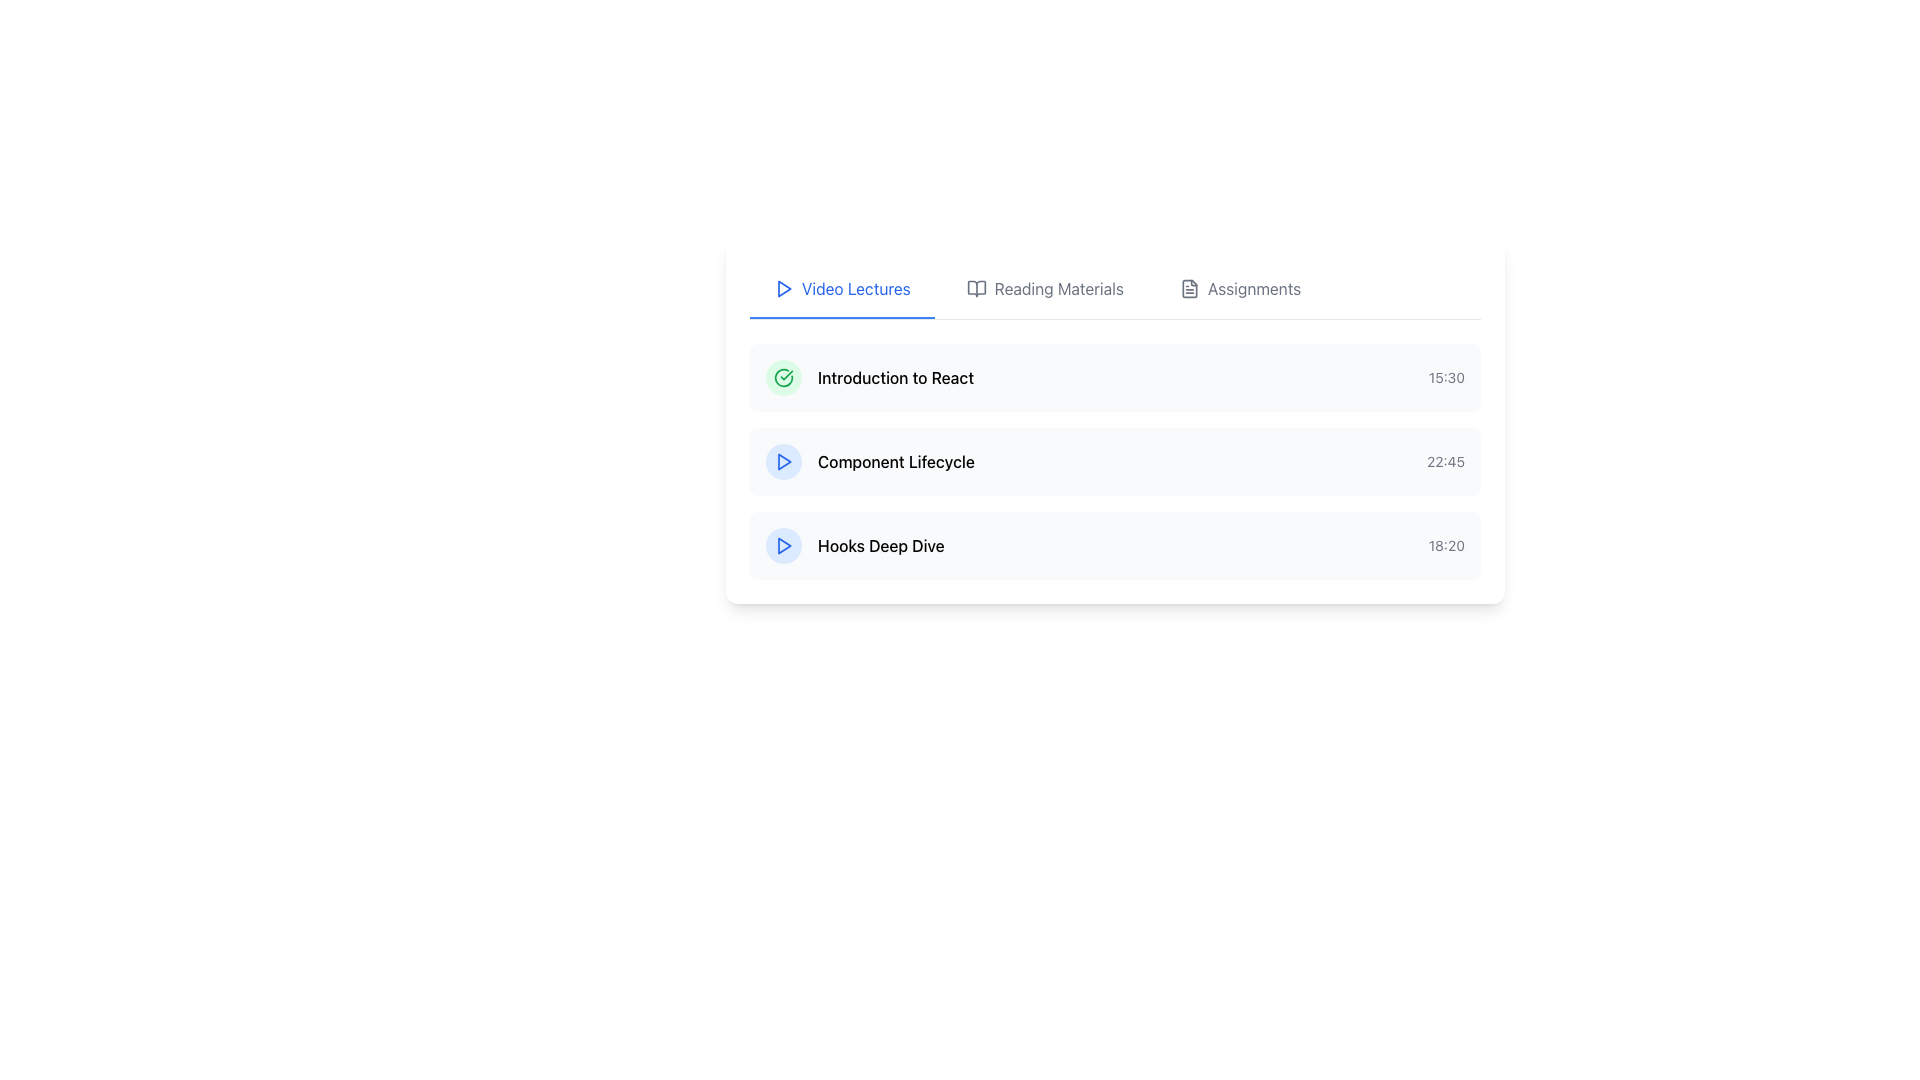  I want to click on the triangular play icon with a blue outline located in the second row before the text 'Component Lifecycle', so click(783, 462).